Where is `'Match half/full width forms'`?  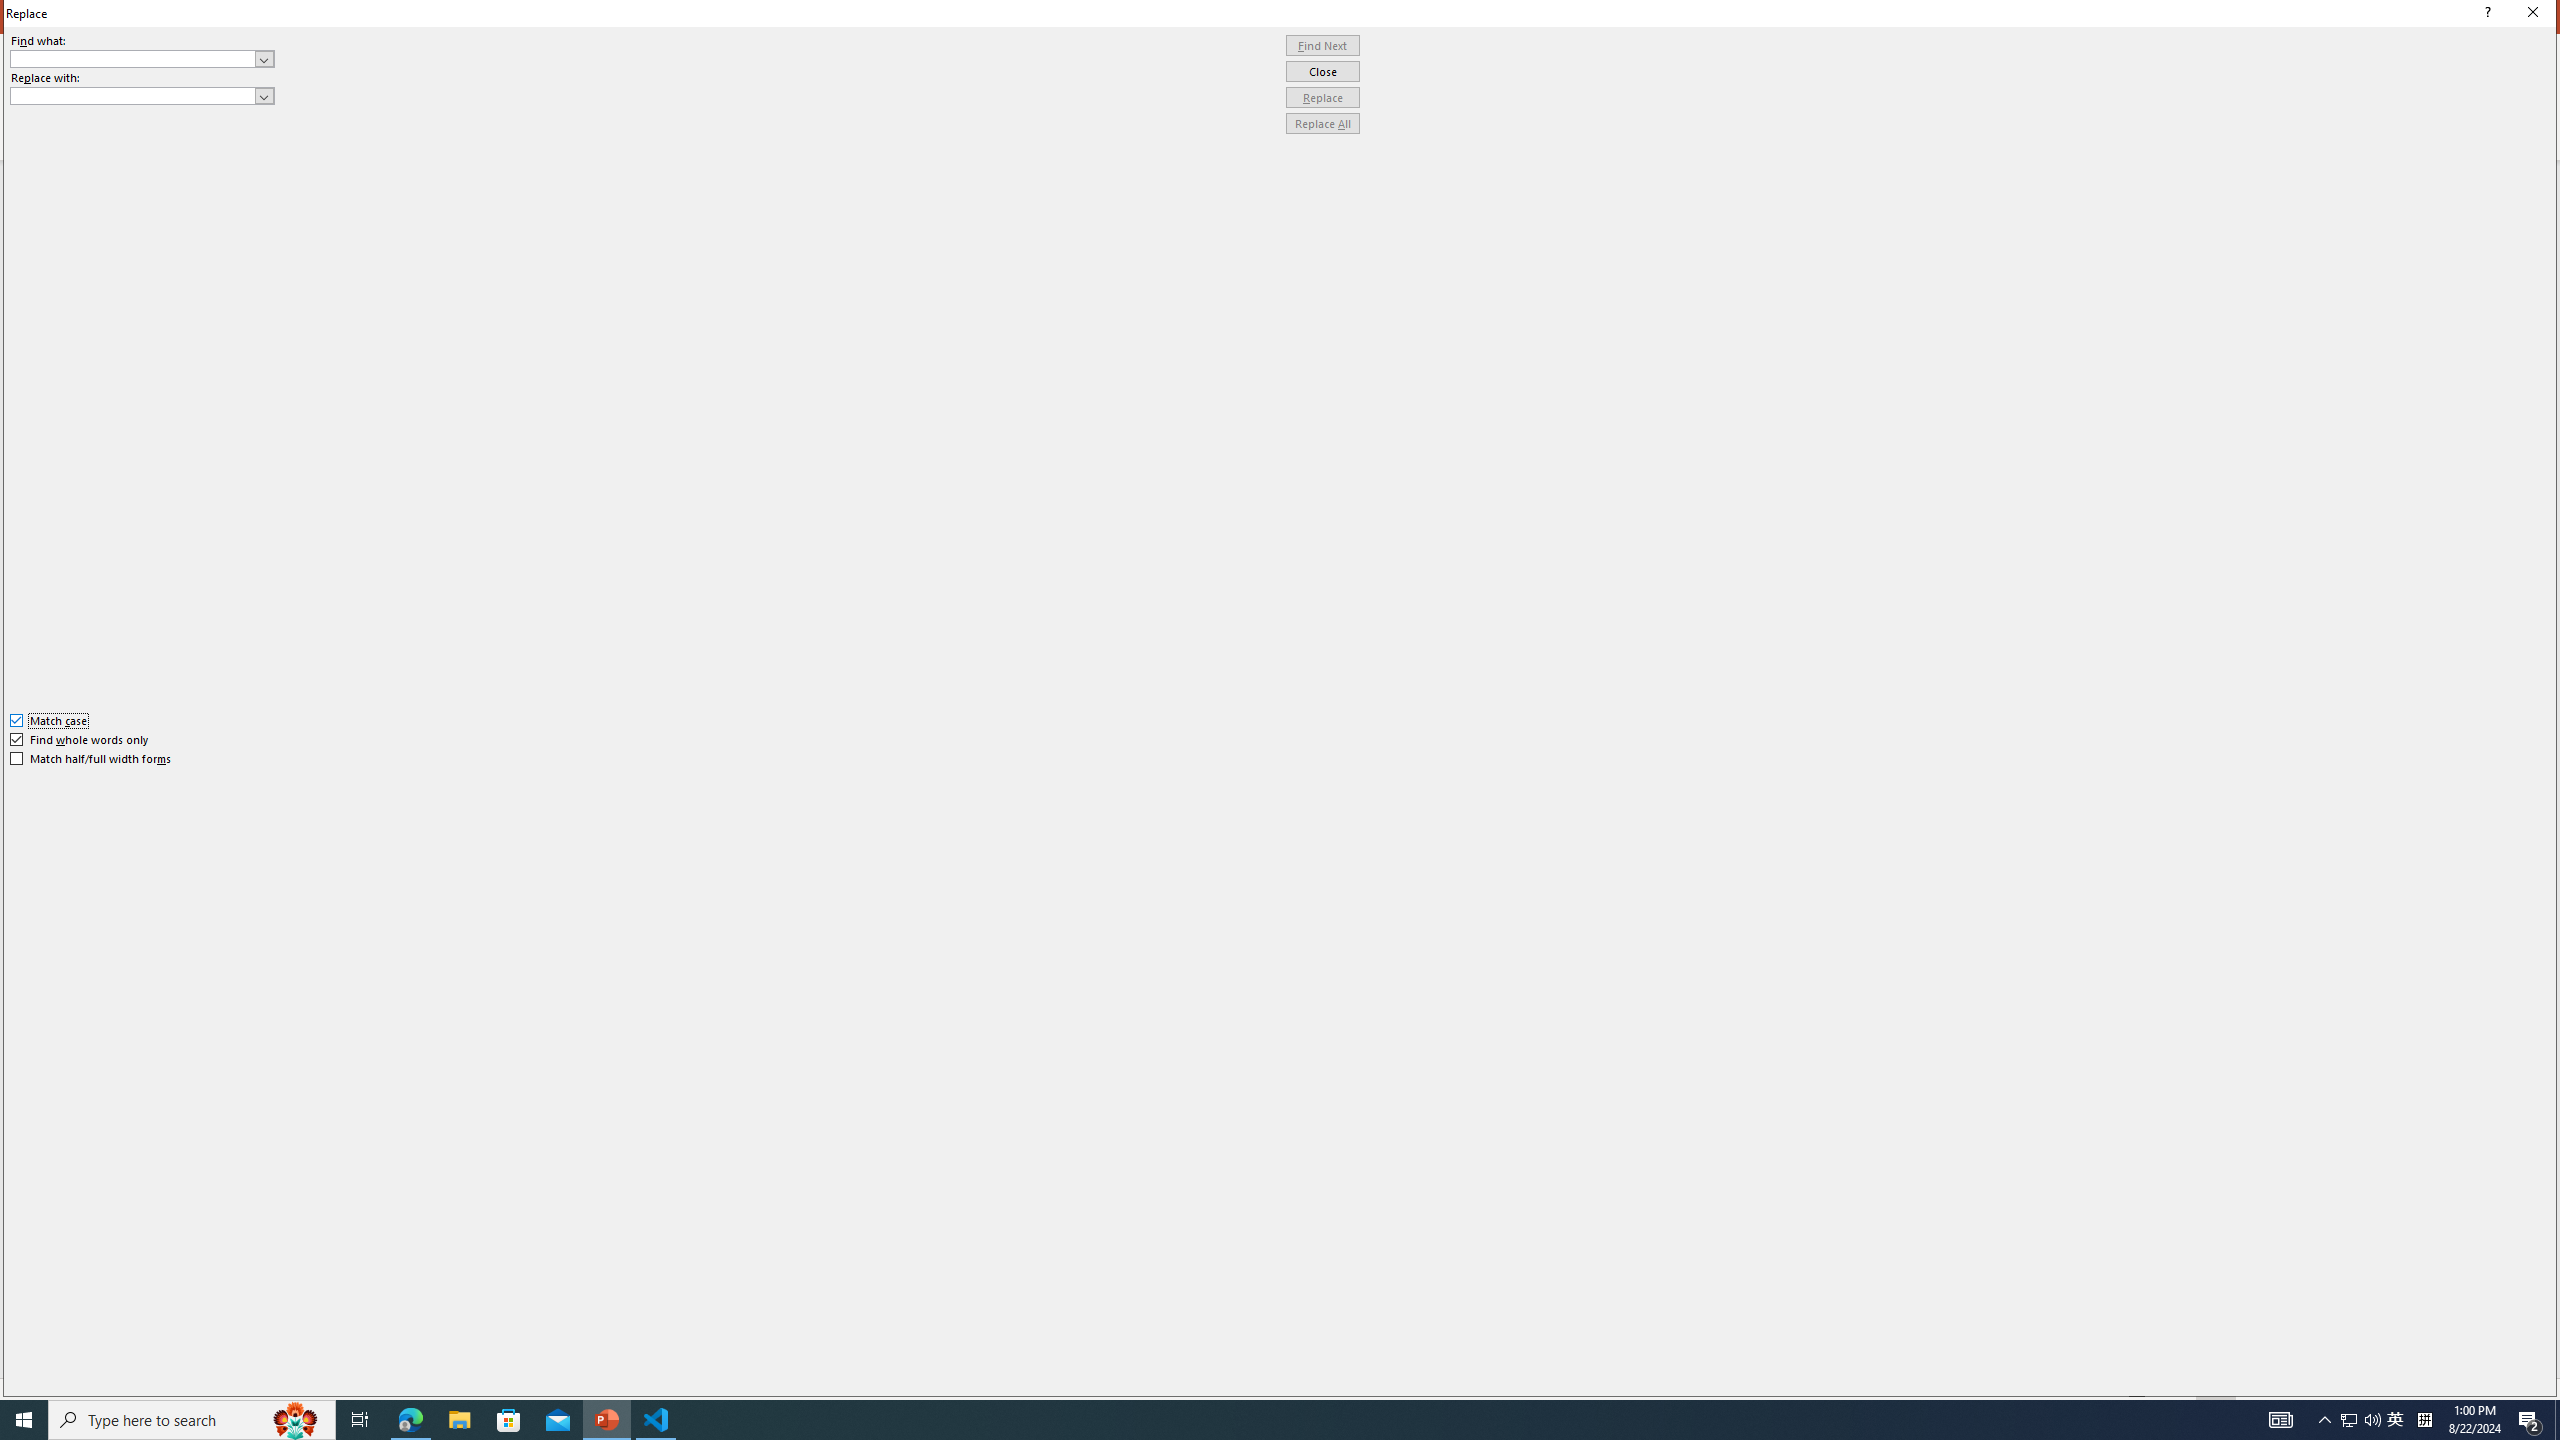
'Match half/full width forms' is located at coordinates (91, 758).